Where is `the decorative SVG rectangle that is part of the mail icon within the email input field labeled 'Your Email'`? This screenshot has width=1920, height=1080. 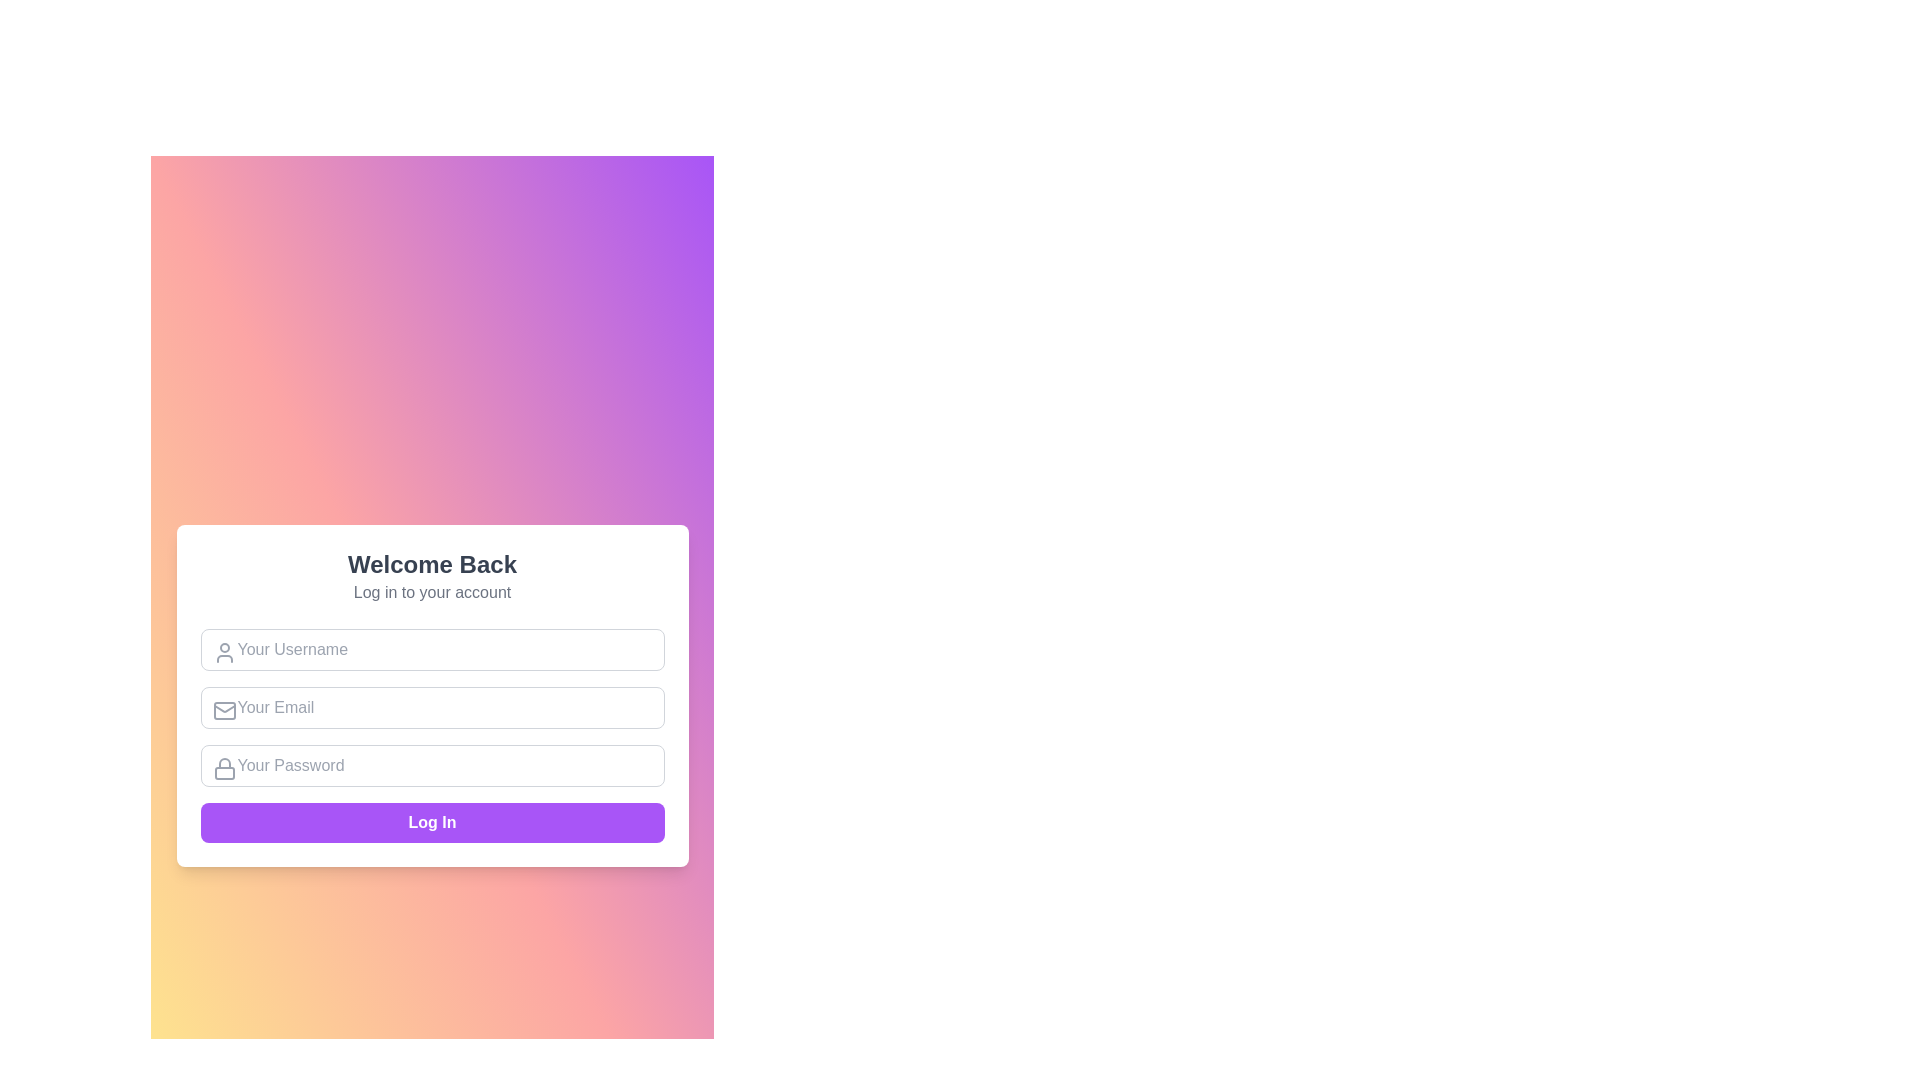 the decorative SVG rectangle that is part of the mail icon within the email input field labeled 'Your Email' is located at coordinates (224, 709).